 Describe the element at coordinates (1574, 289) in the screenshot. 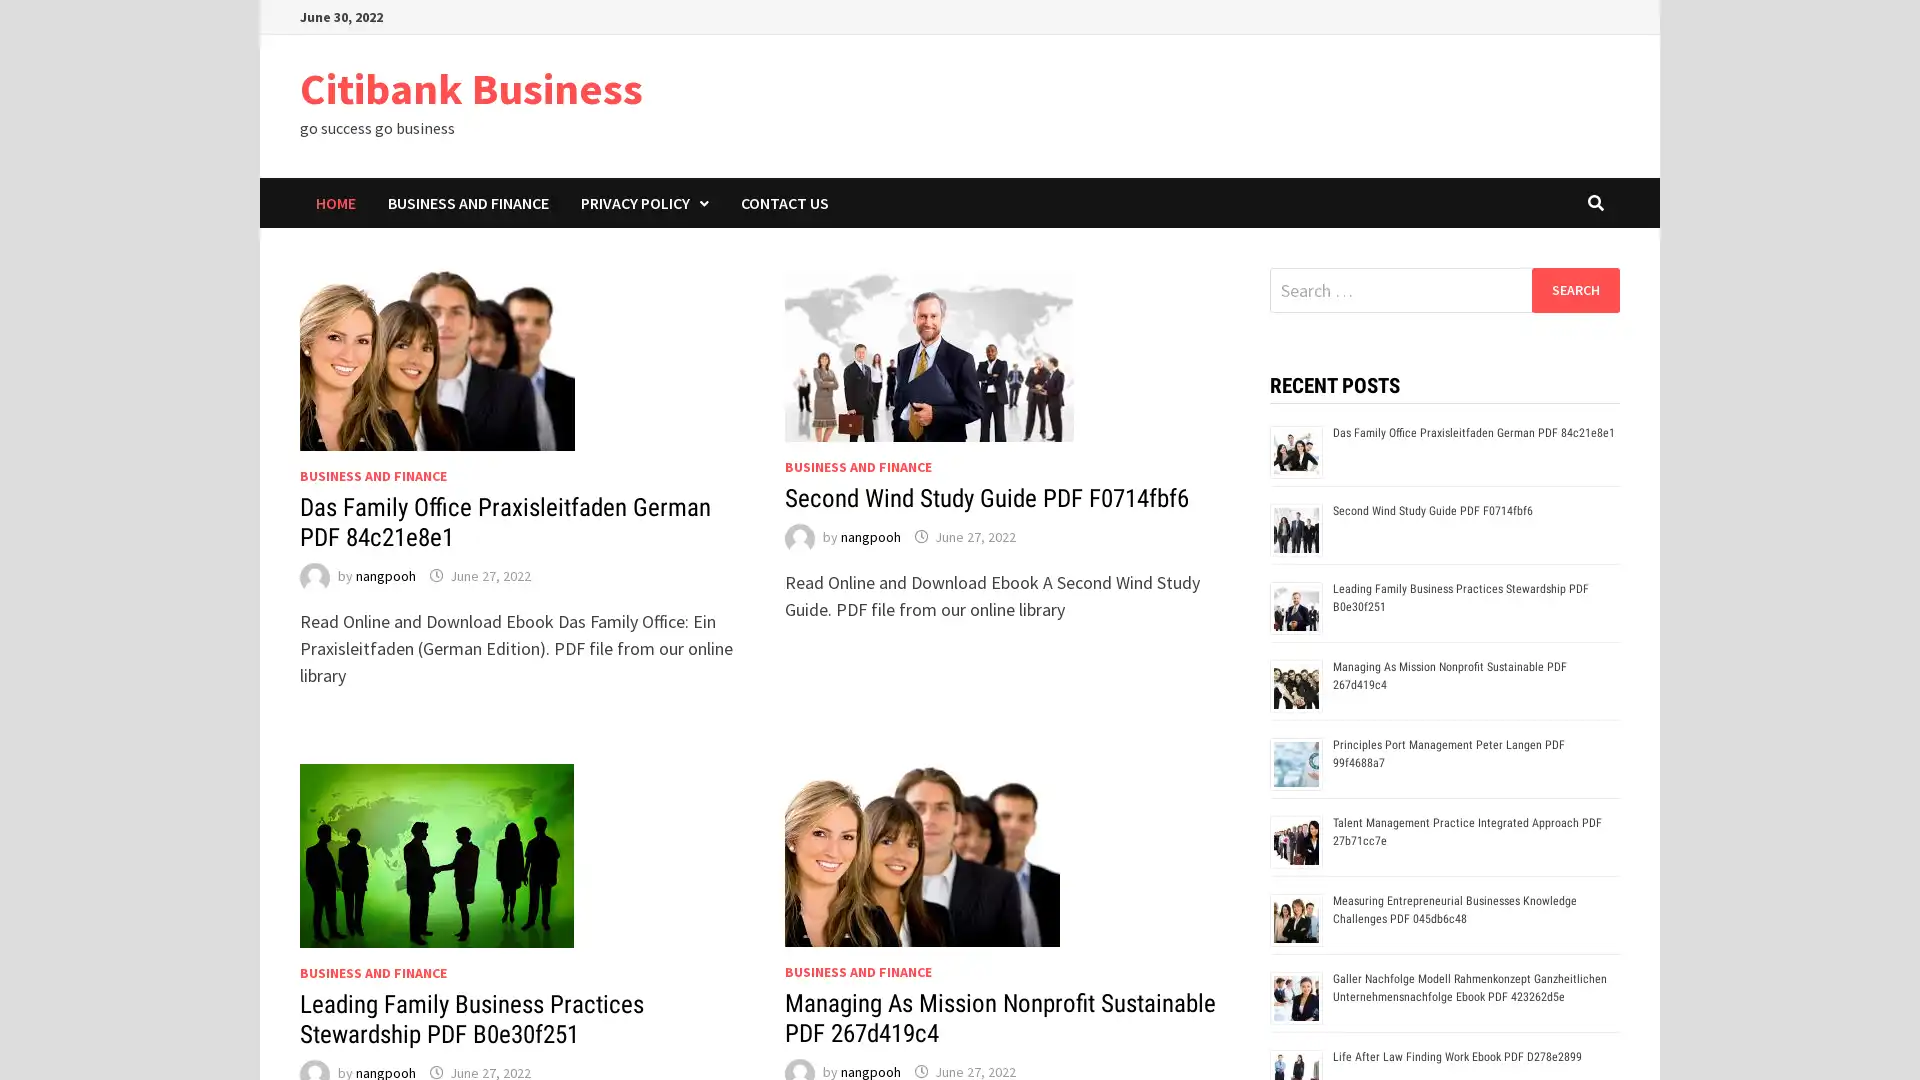

I see `Search` at that location.